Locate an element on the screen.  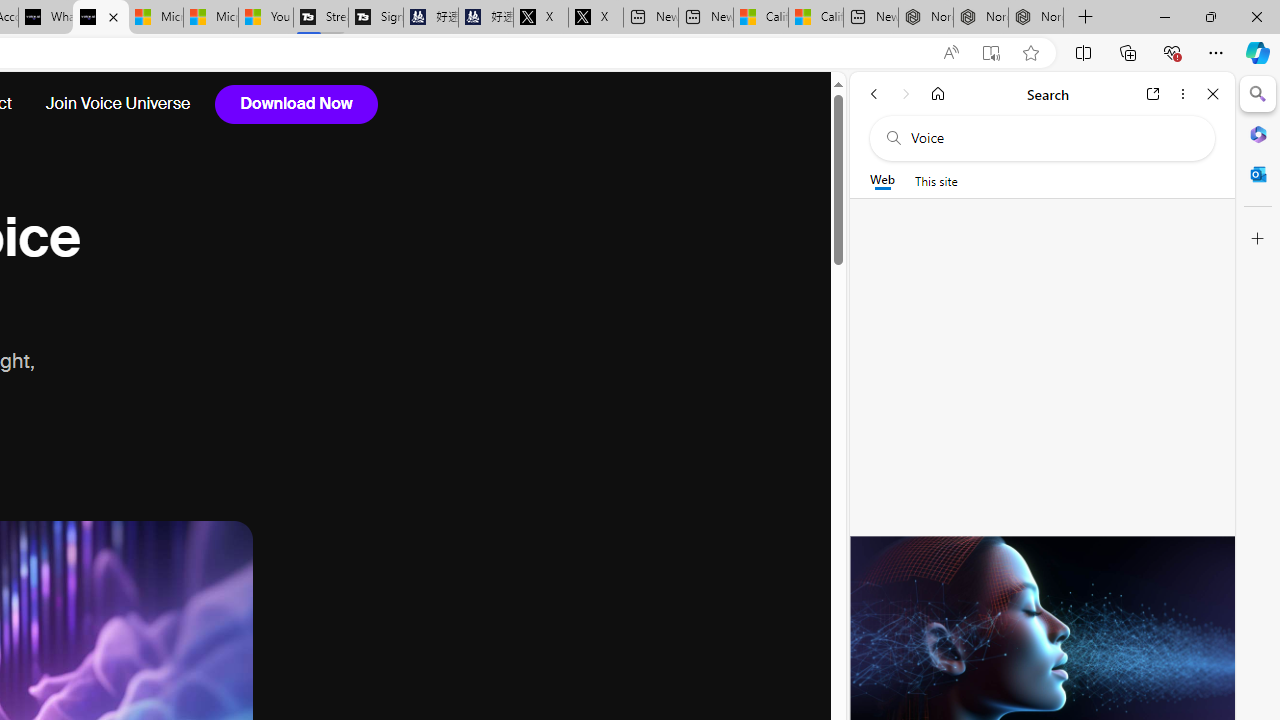
'Search' is located at coordinates (1257, 94).